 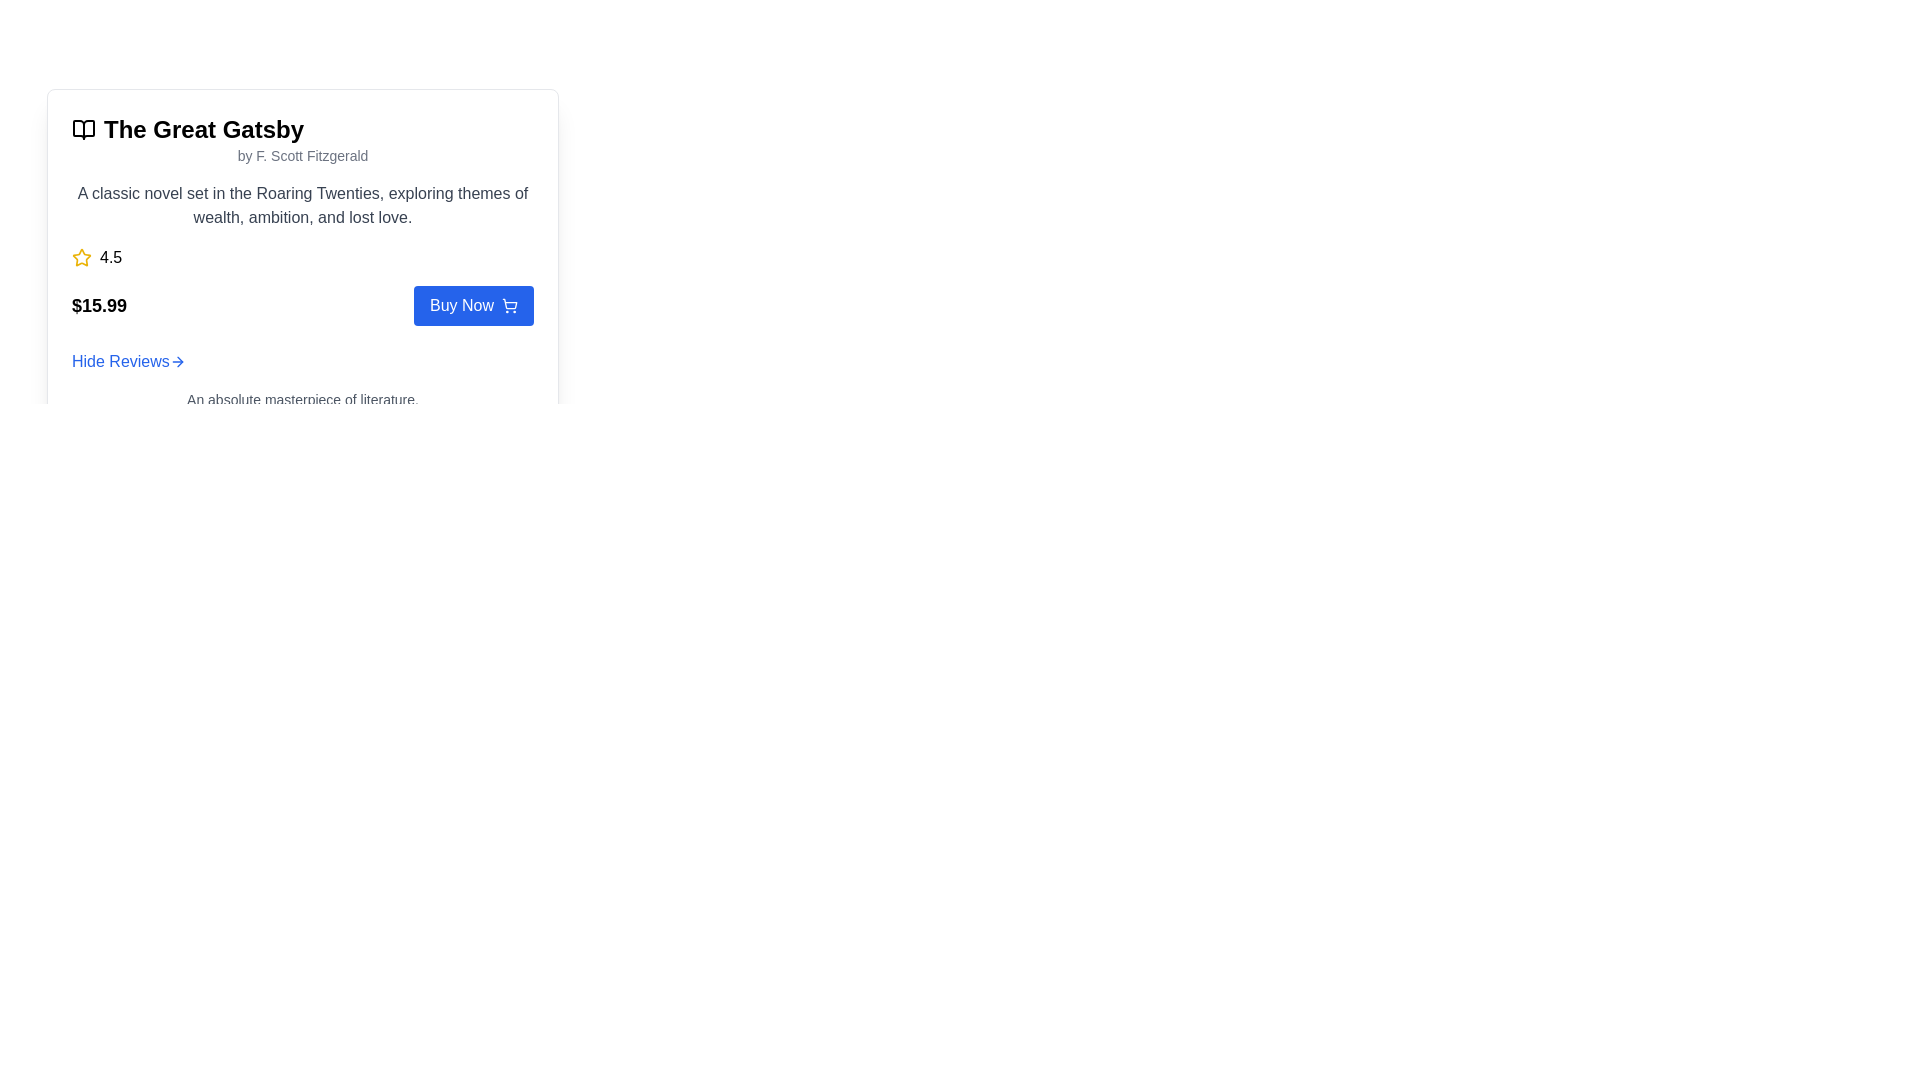 What do you see at coordinates (82, 130) in the screenshot?
I see `the open book icon, which is black and positioned to the left of the 'The Great Gatsby' title text in the top-left section of the card` at bounding box center [82, 130].